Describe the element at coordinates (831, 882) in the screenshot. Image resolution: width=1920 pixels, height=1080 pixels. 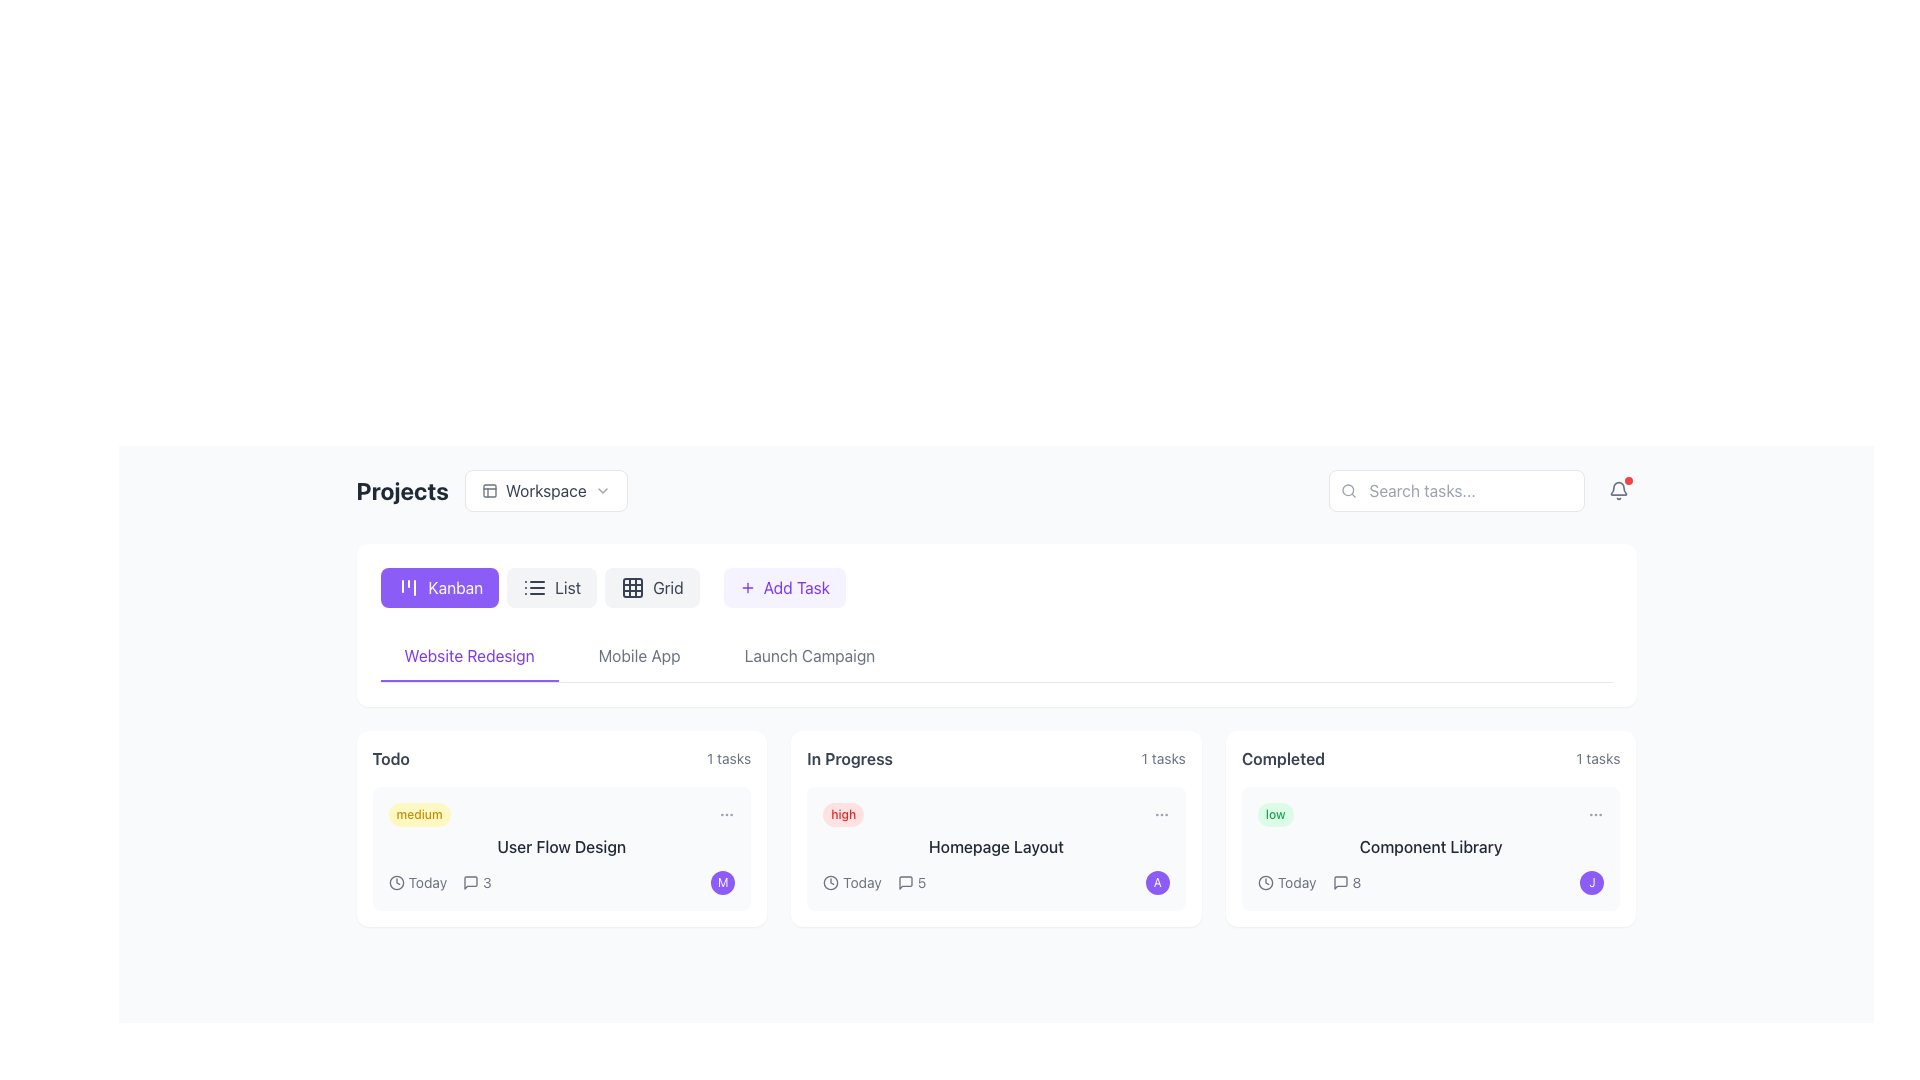
I see `the clock icon indicating time context for the 'Today' text in the 'In Progress' task card on the 'Homepage Layout'` at that location.